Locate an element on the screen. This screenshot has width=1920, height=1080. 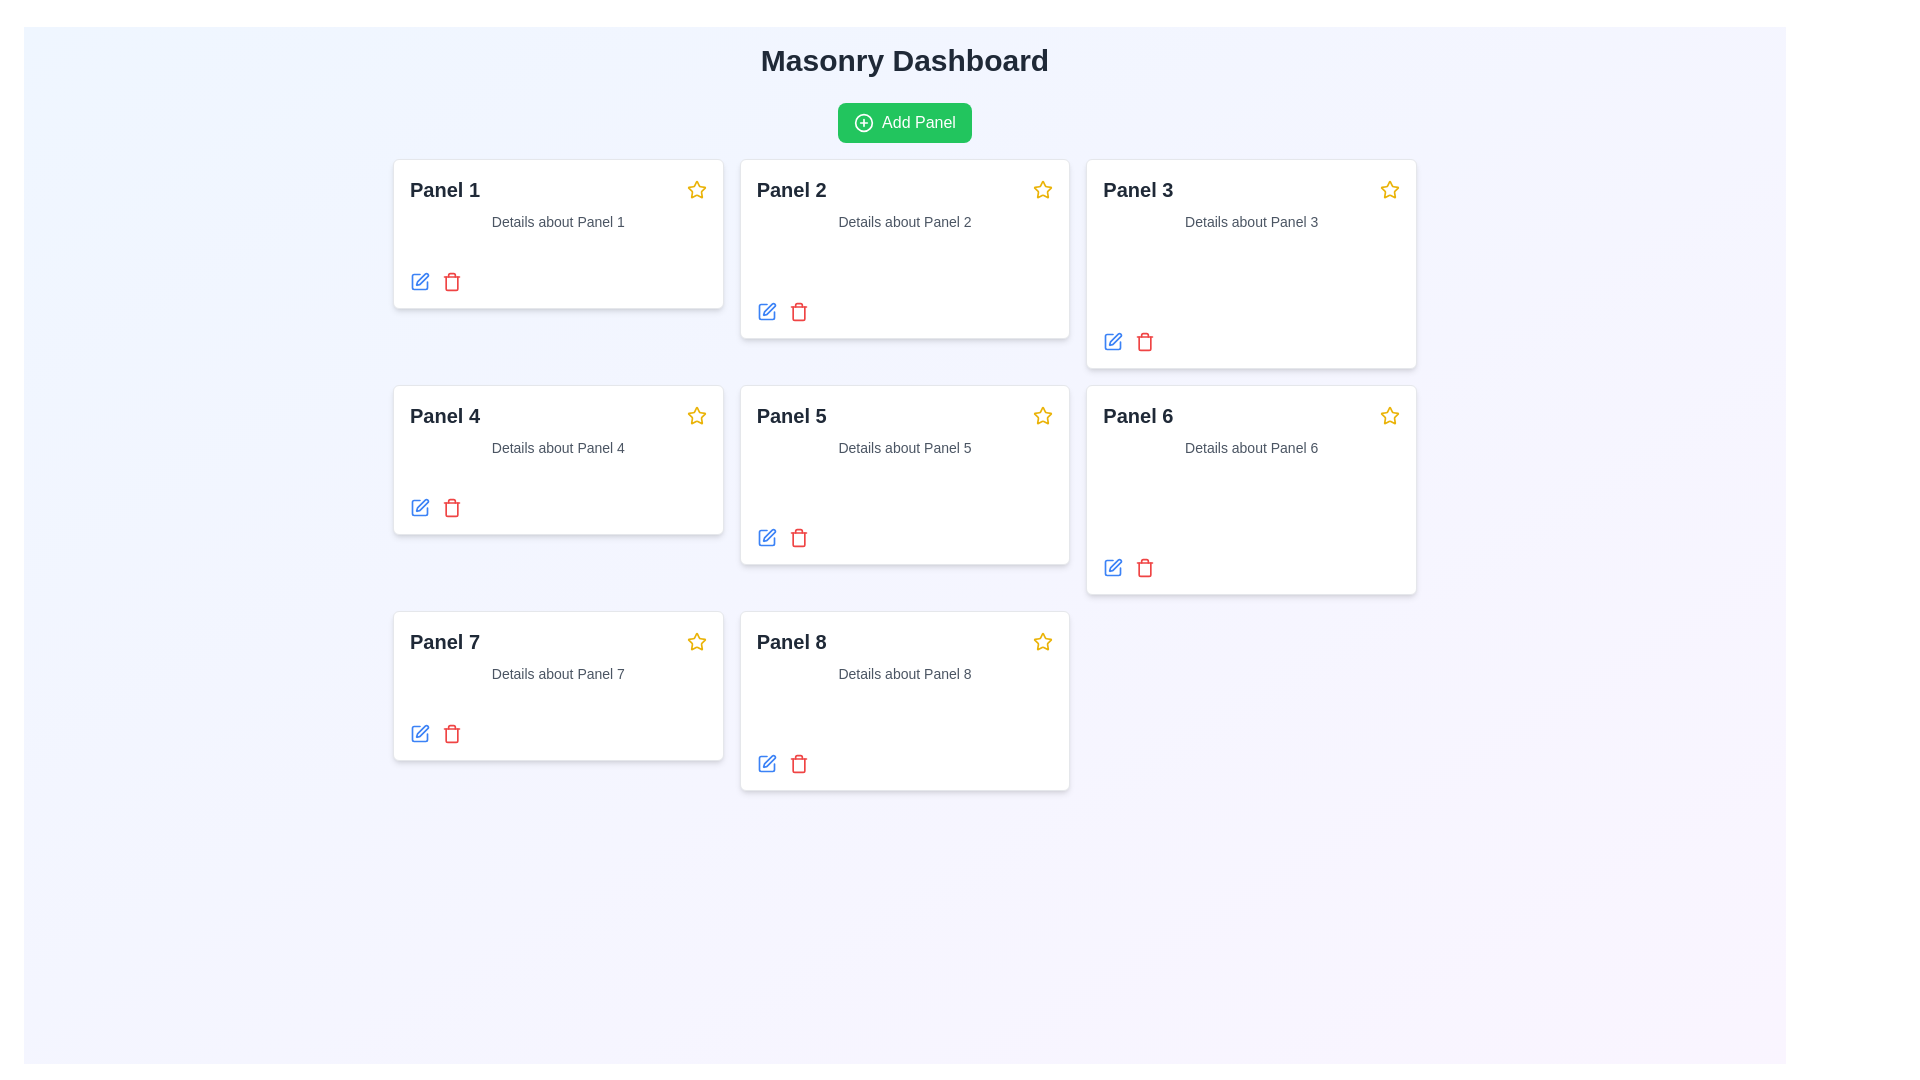
the middle part of the red trash can icon in 'Panel 5' is located at coordinates (797, 538).